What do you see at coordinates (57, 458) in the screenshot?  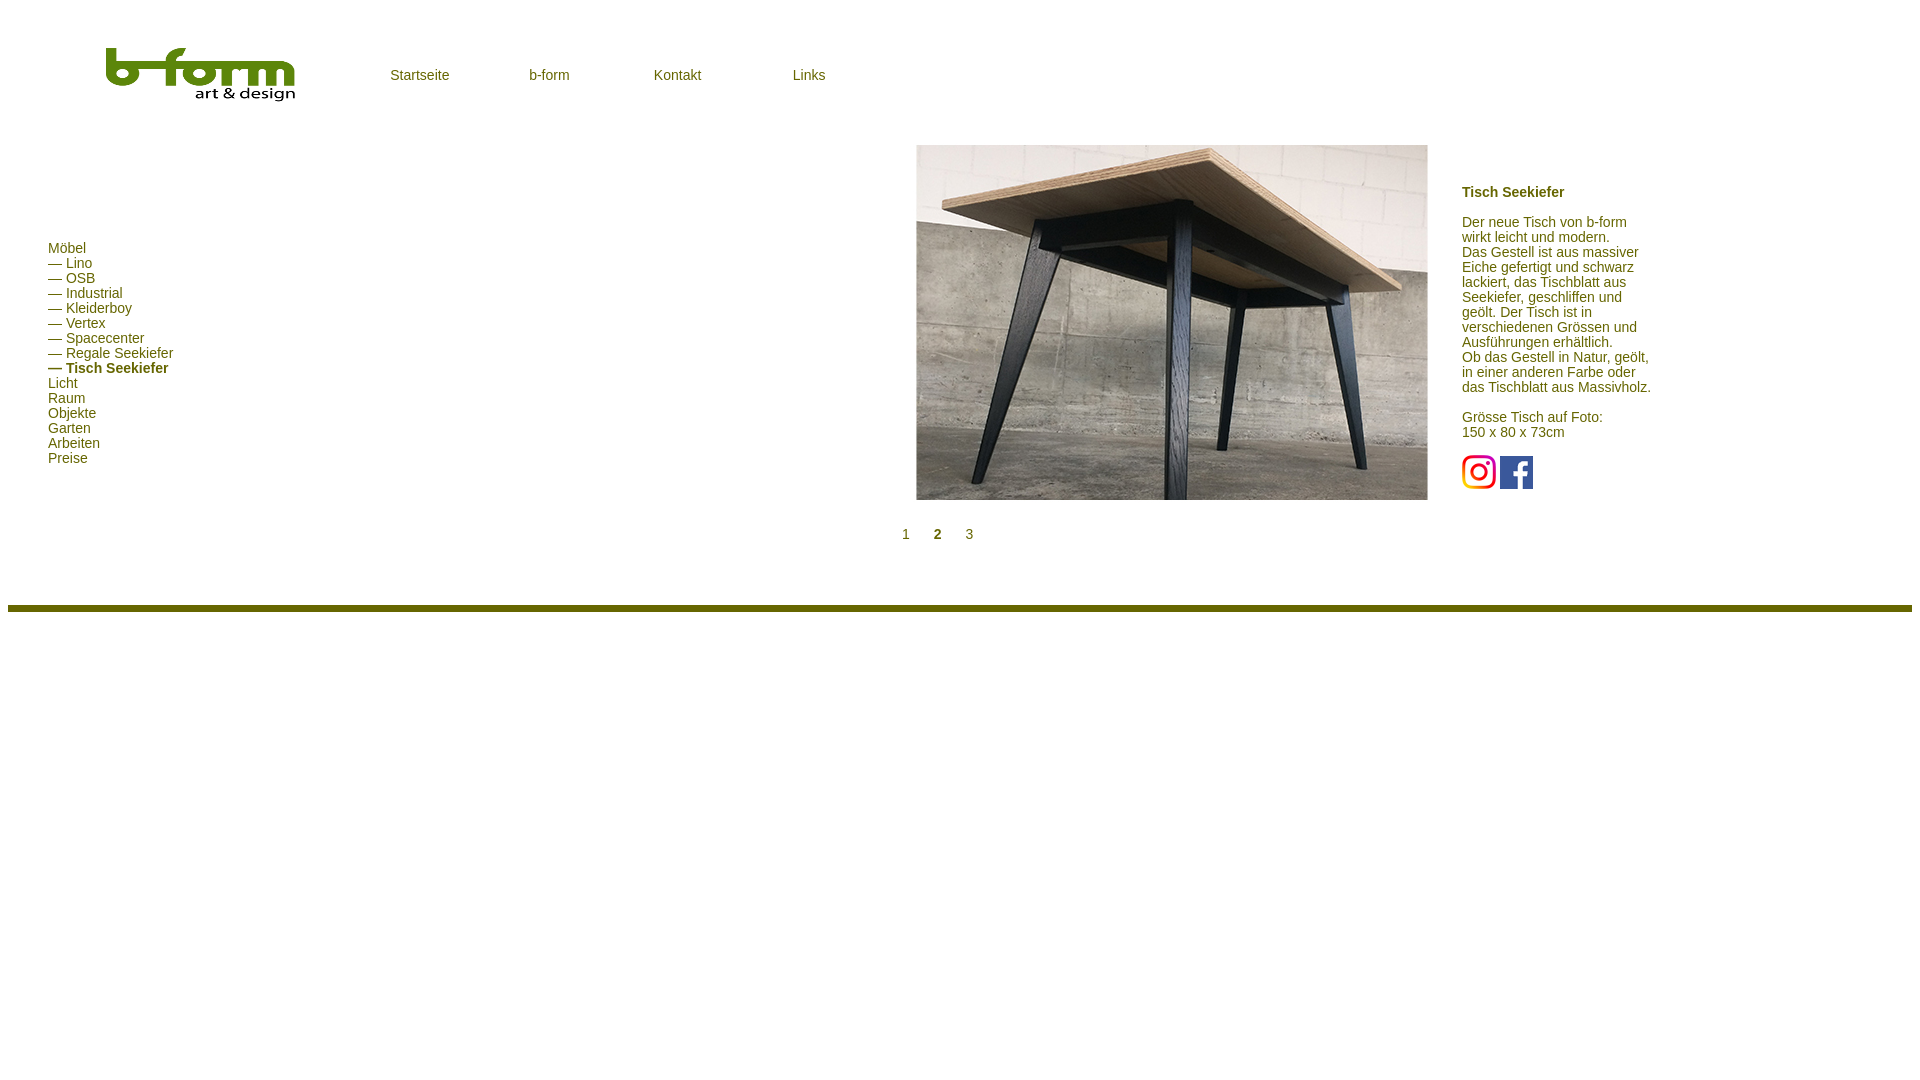 I see `'Preise'` at bounding box center [57, 458].